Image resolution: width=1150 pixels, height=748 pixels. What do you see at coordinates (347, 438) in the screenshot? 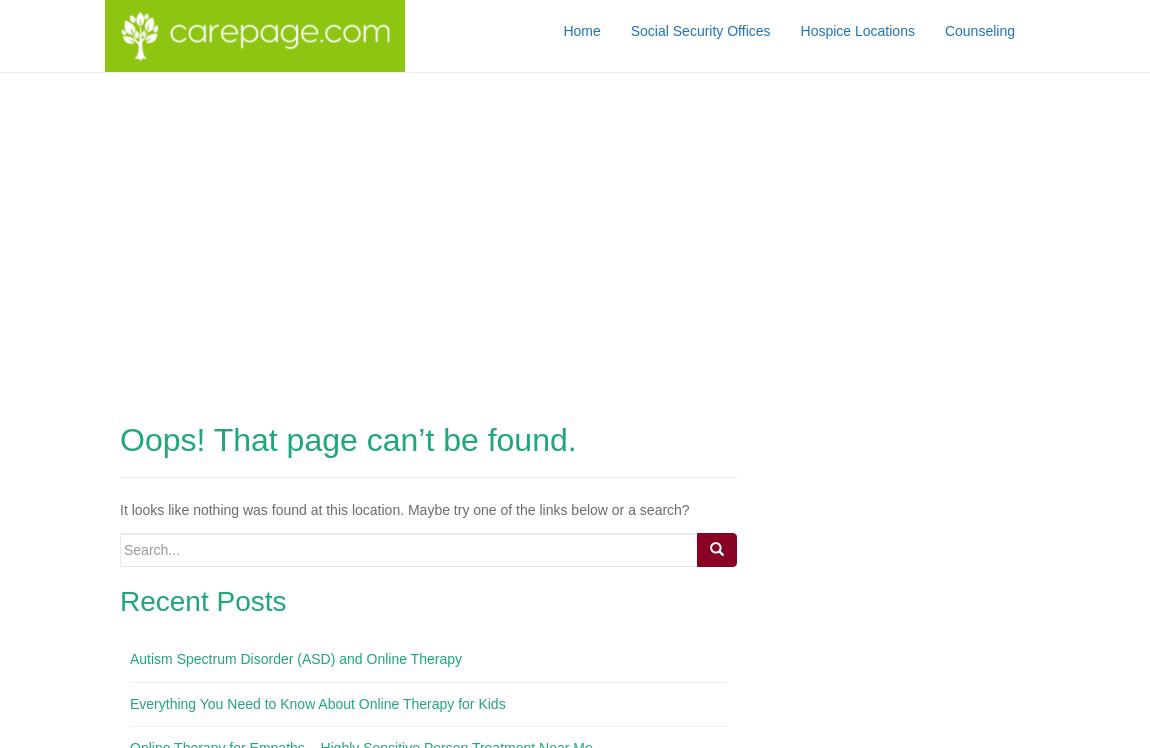
I see `'Oops! That page can’t be found.'` at bounding box center [347, 438].